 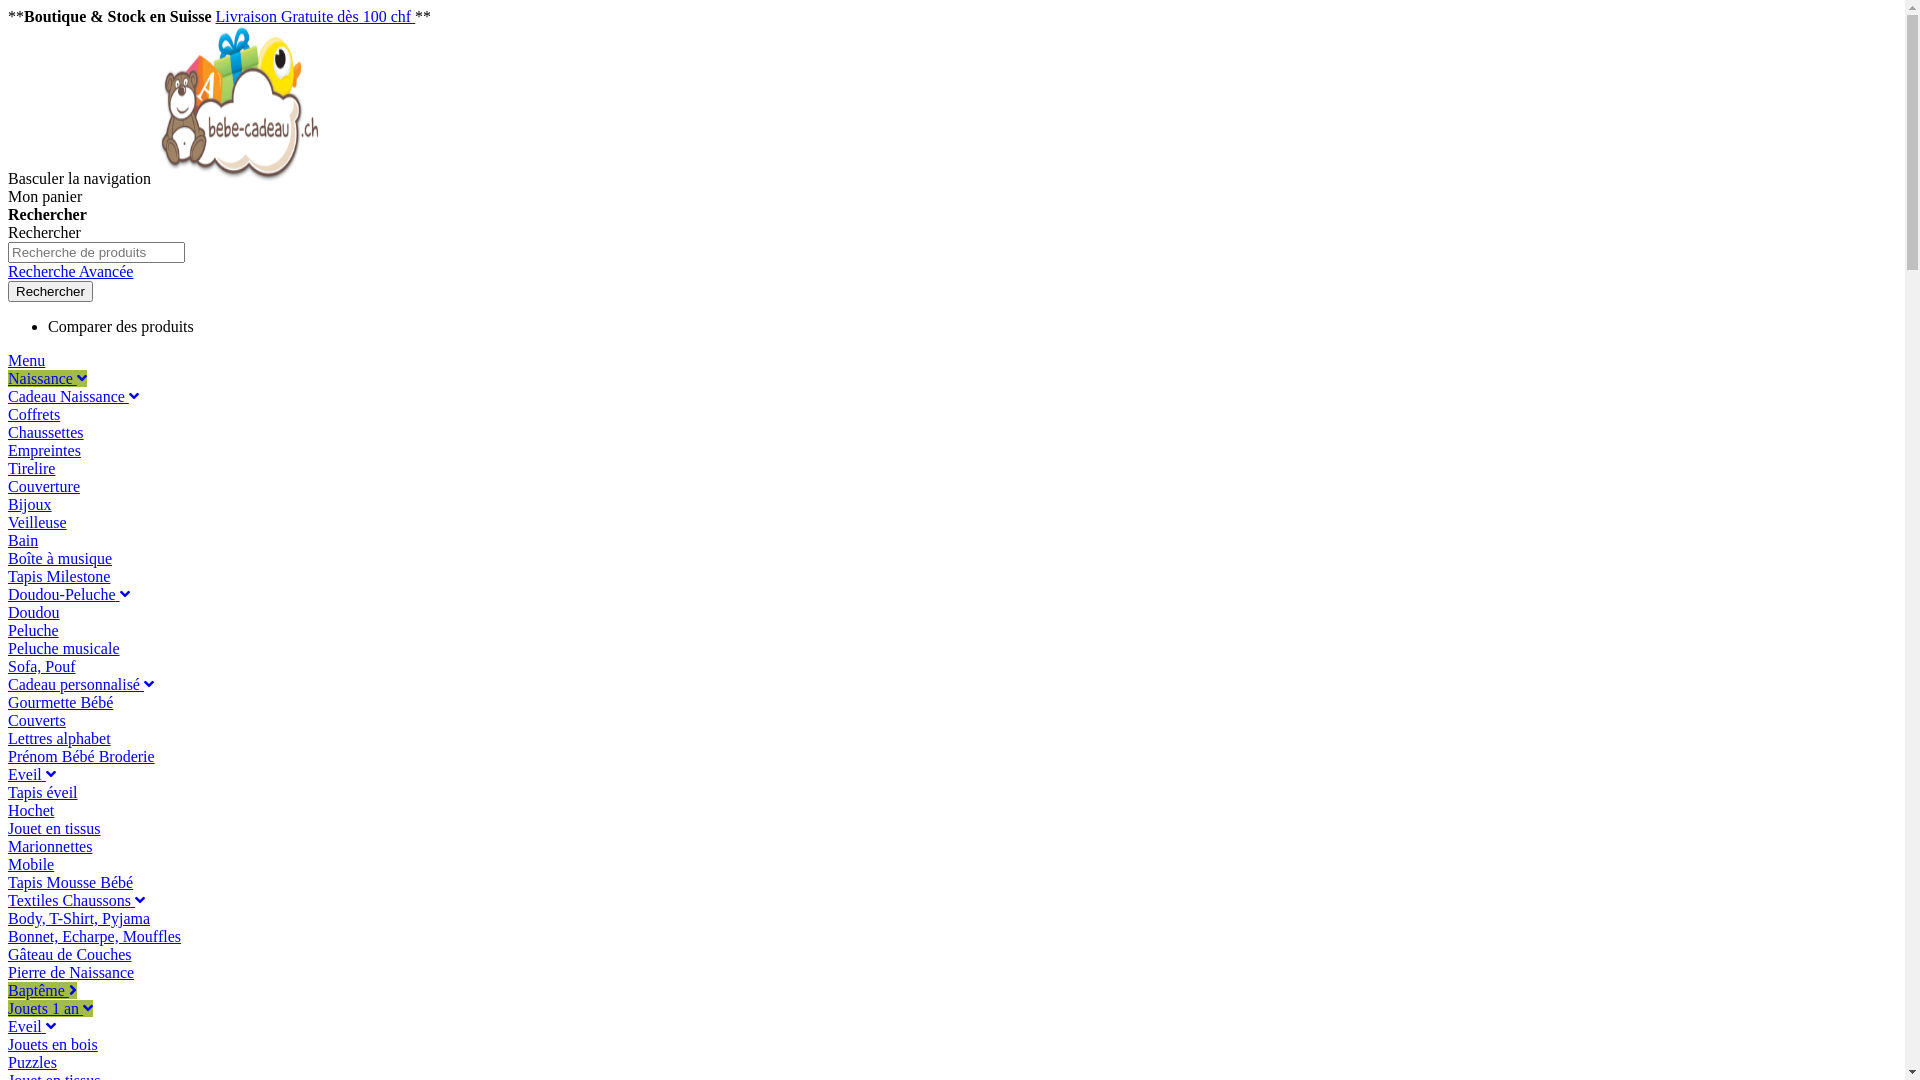 I want to click on 'Pierre de Naissance', so click(x=71, y=971).